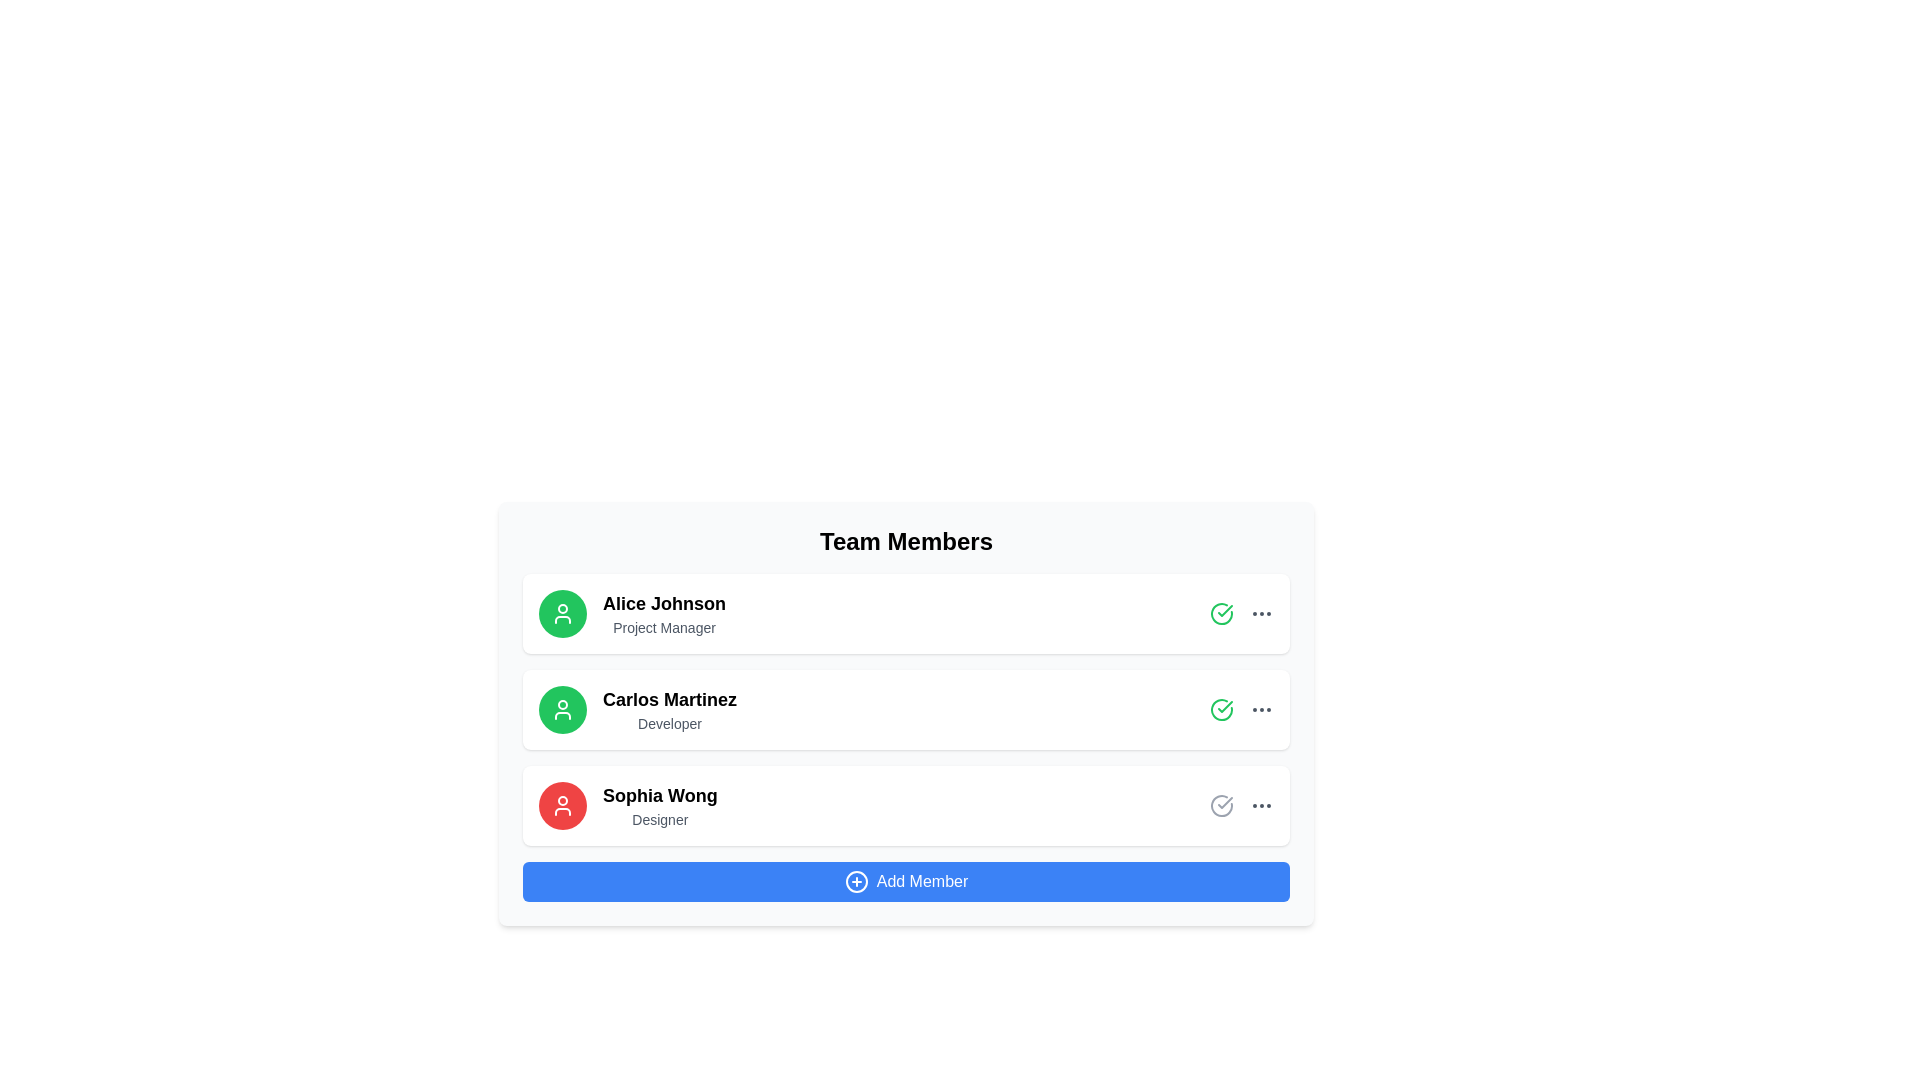 This screenshot has height=1080, width=1920. What do you see at coordinates (561, 708) in the screenshot?
I see `the circular user avatar icon outlined in green with a white figure representing a user, associated with 'Carlos Martinez, Developer' in the second list item under 'Team Members'` at bounding box center [561, 708].